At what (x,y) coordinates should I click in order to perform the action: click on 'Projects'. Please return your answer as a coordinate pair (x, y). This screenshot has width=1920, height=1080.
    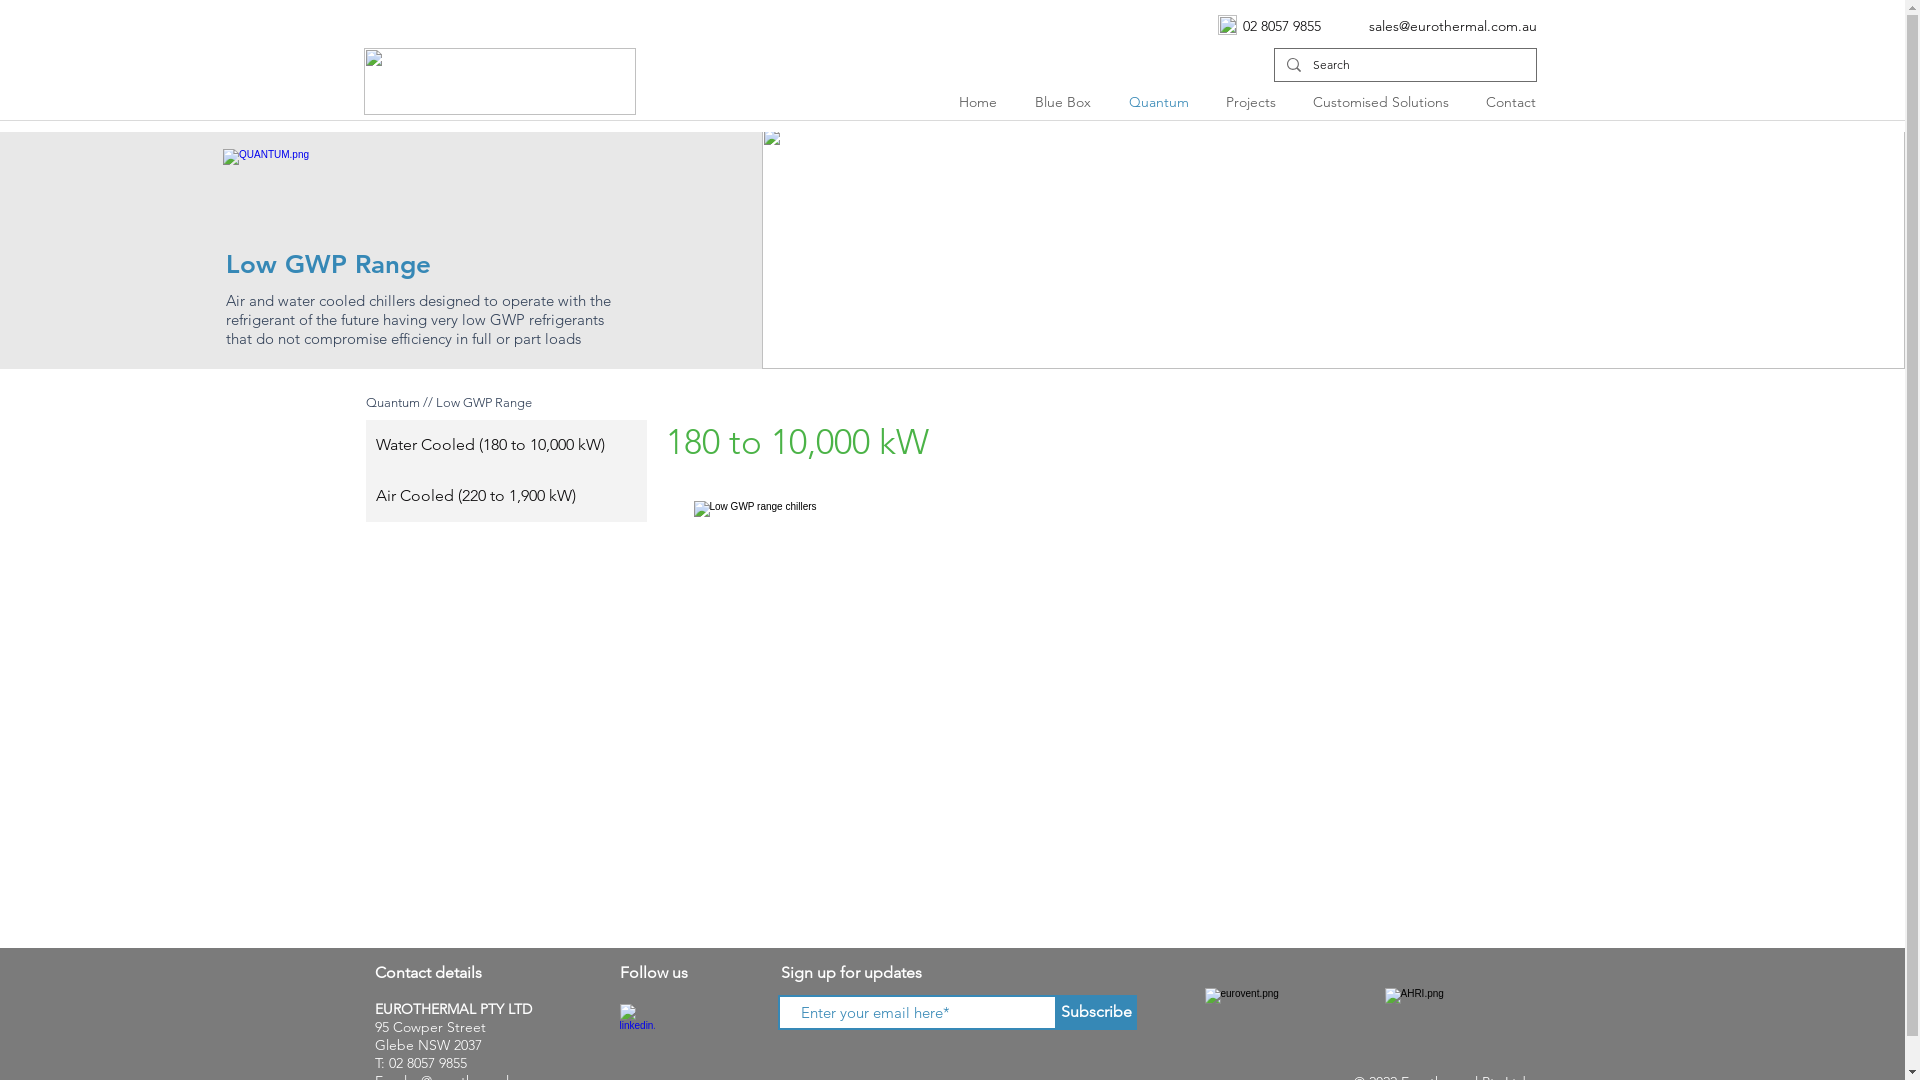
    Looking at the image, I should click on (1208, 101).